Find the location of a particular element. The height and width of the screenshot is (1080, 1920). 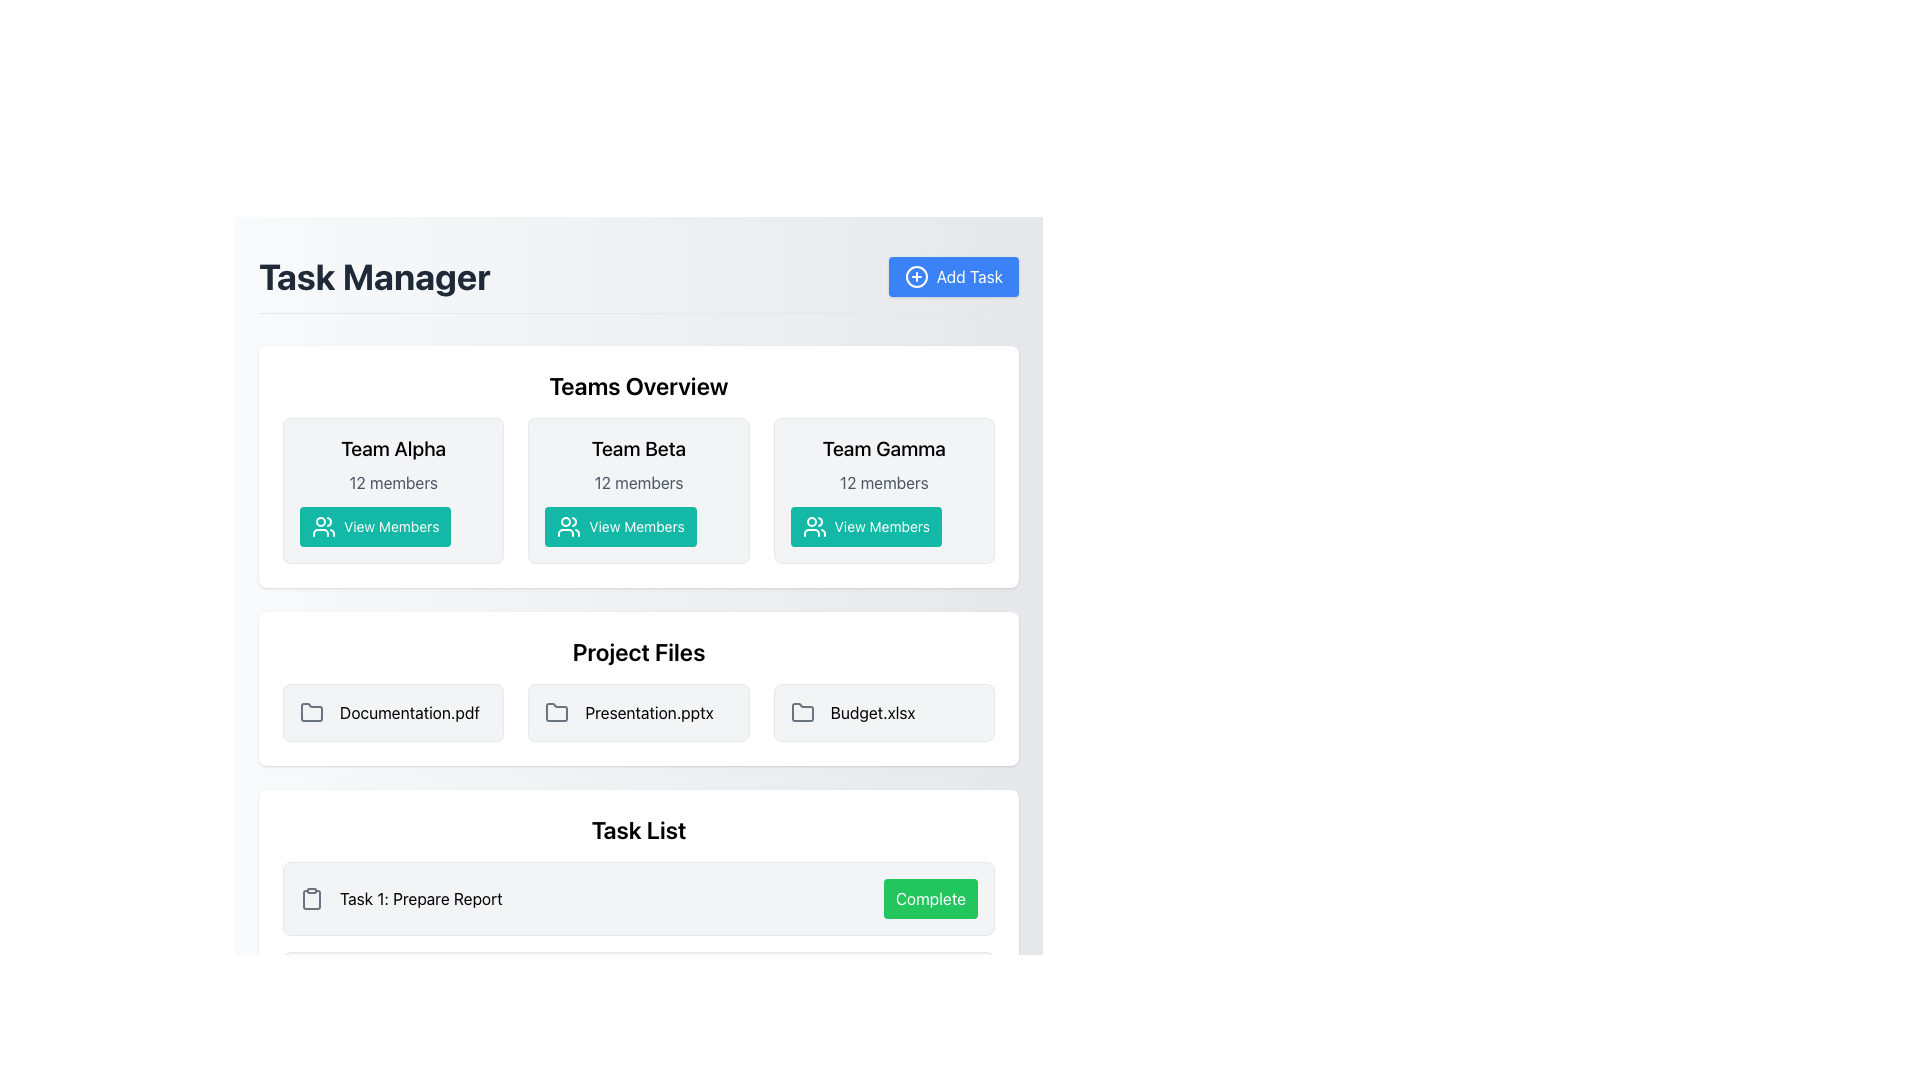

the folder icon representing the file 'Budget.xlsx' which is styled with a gray outline and rounded edges, located to the left of the file name in the 'Project Files' section is located at coordinates (802, 712).